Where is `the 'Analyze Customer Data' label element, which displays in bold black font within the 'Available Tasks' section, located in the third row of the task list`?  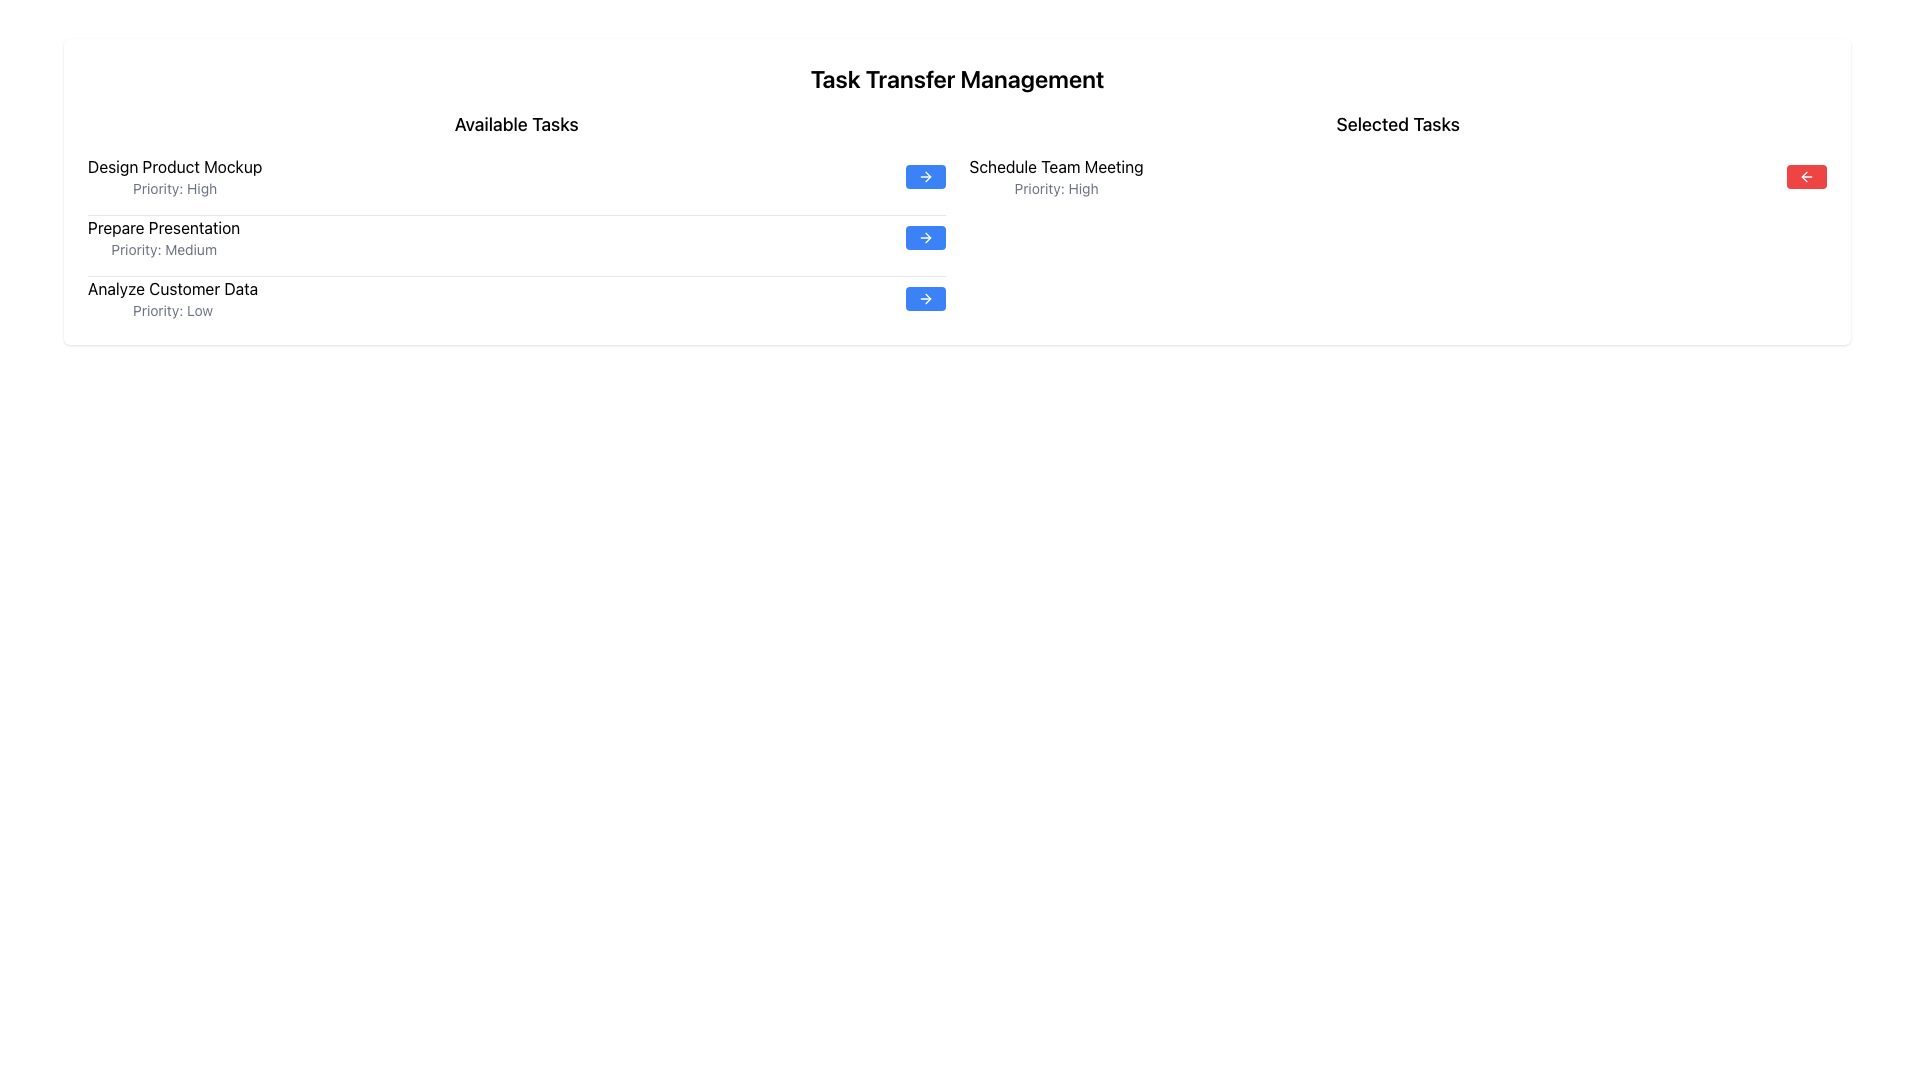
the 'Analyze Customer Data' label element, which displays in bold black font within the 'Available Tasks' section, located in the third row of the task list is located at coordinates (172, 289).